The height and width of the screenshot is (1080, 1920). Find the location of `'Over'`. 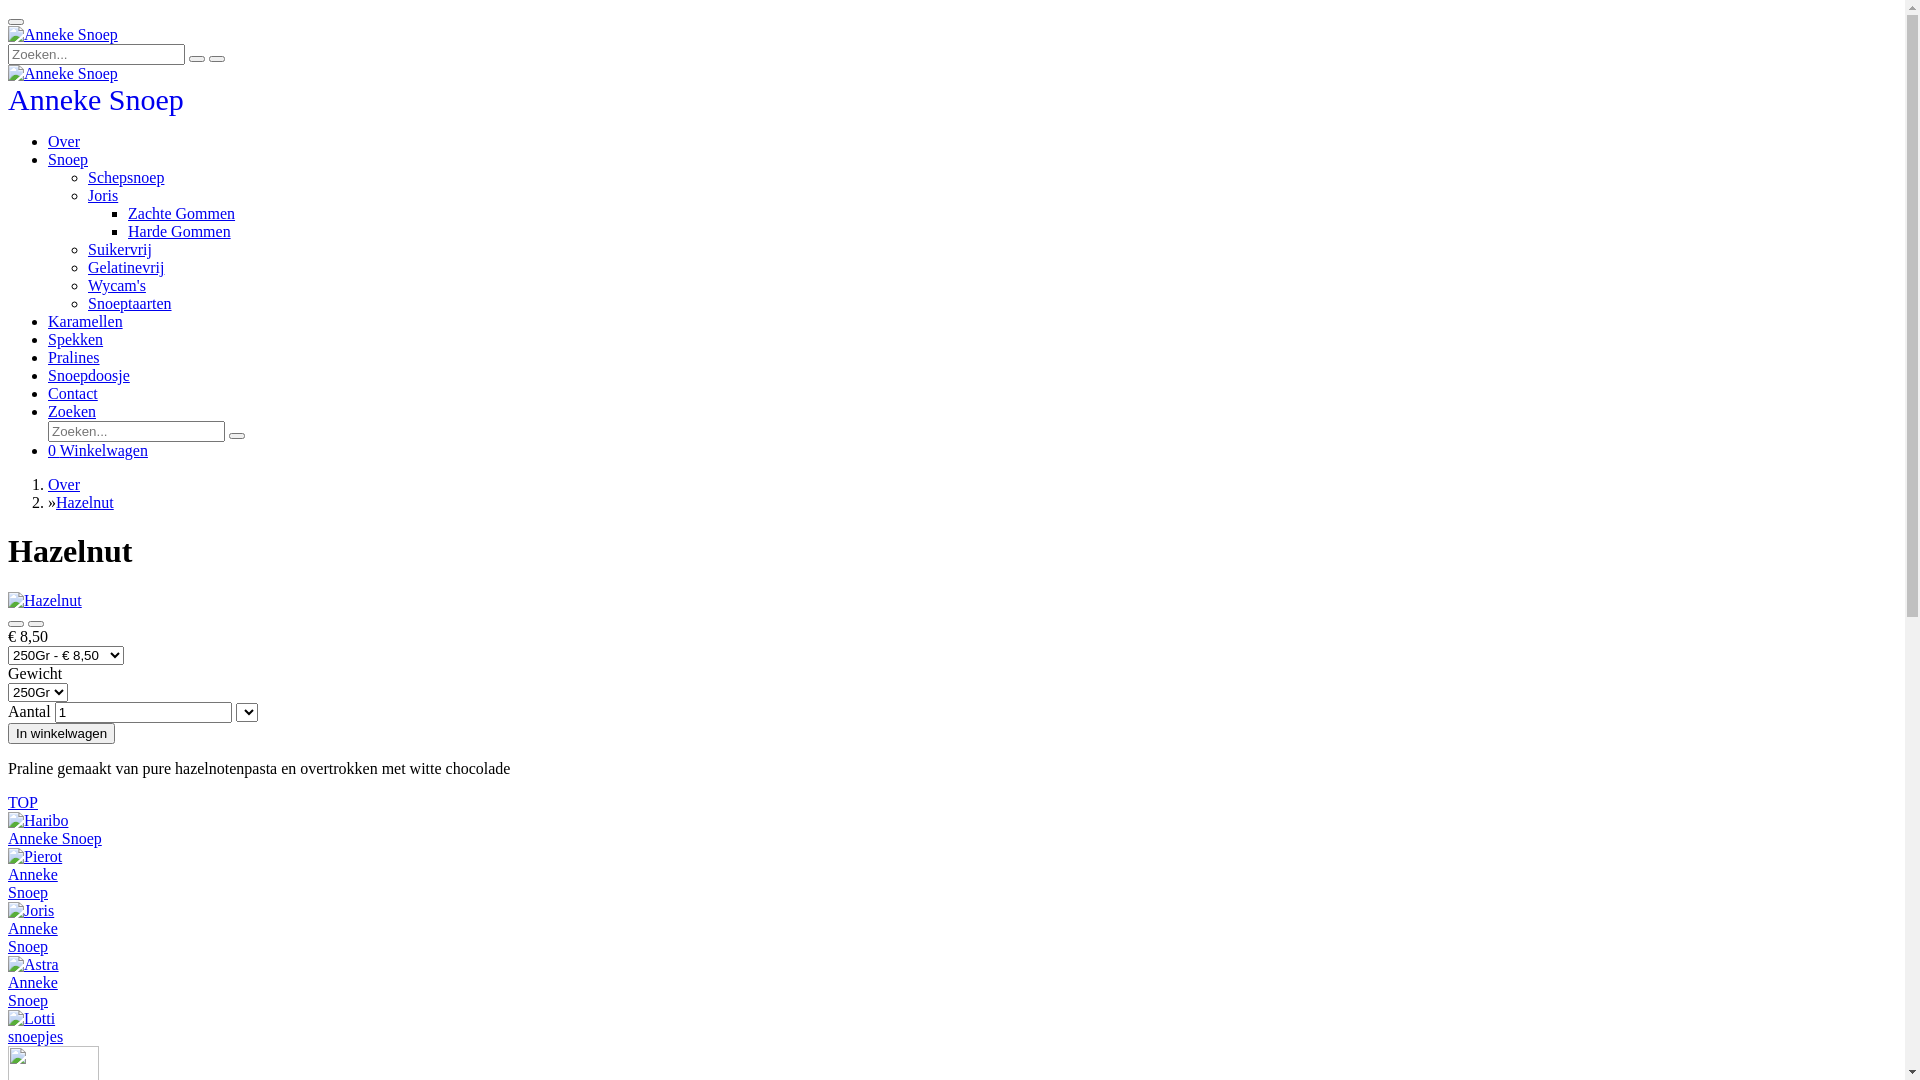

'Over' is located at coordinates (63, 140).